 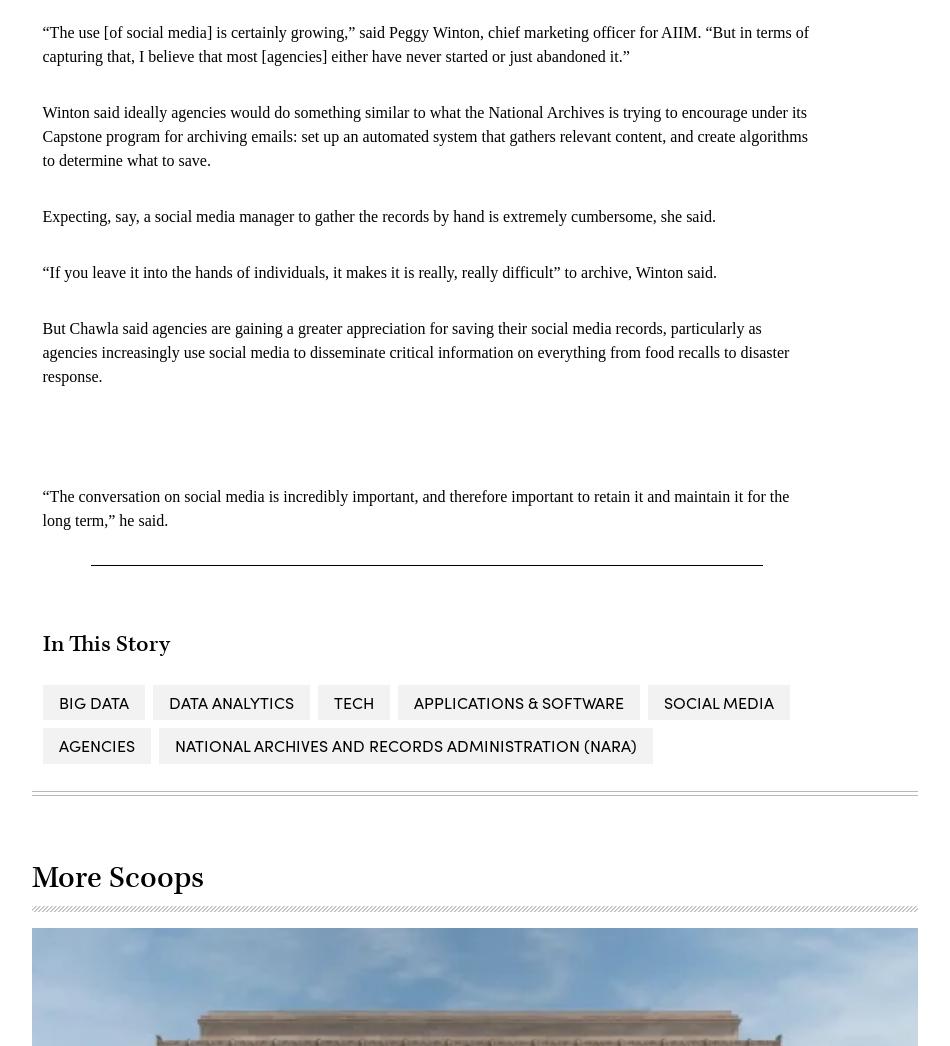 What do you see at coordinates (96, 743) in the screenshot?
I see `'Agencies'` at bounding box center [96, 743].